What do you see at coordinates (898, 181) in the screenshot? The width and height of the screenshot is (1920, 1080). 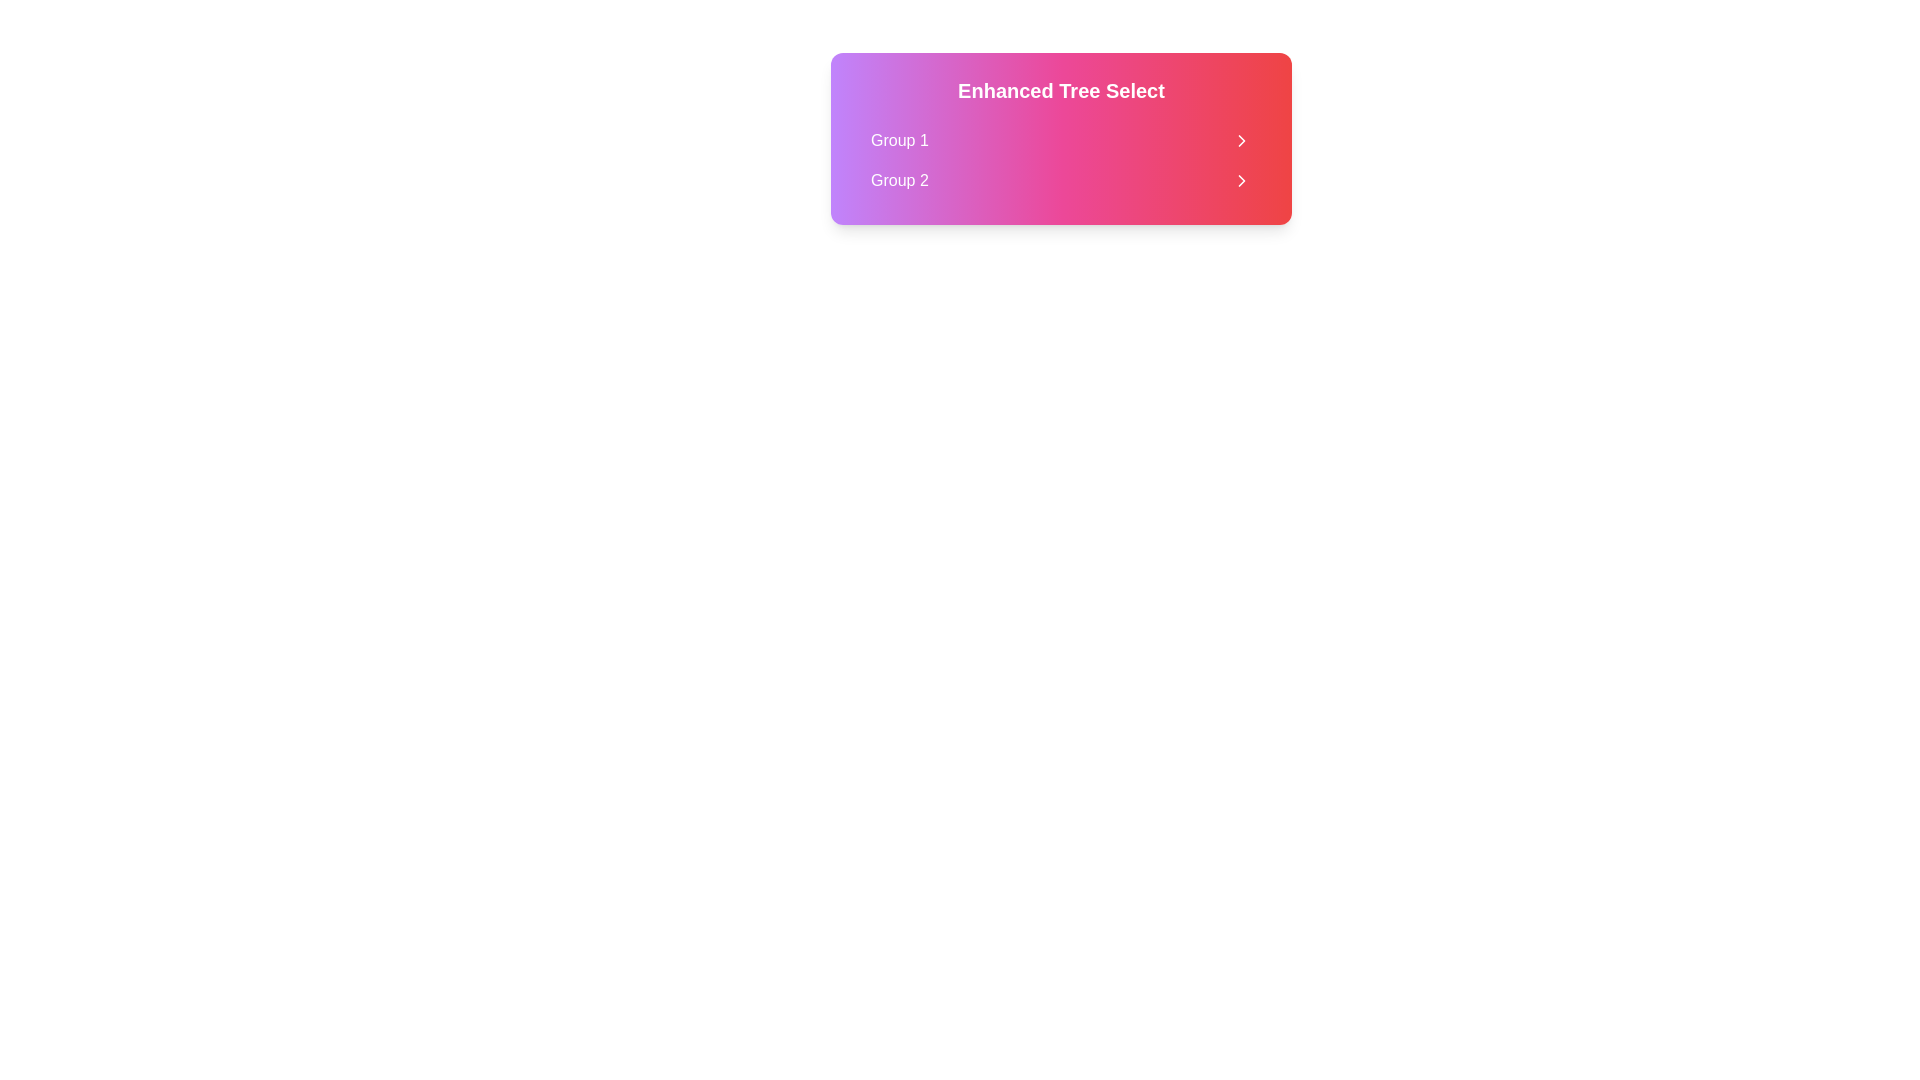 I see `the text label that serves as a title for a selectable group, which is the second item in a vertical list within a card` at bounding box center [898, 181].